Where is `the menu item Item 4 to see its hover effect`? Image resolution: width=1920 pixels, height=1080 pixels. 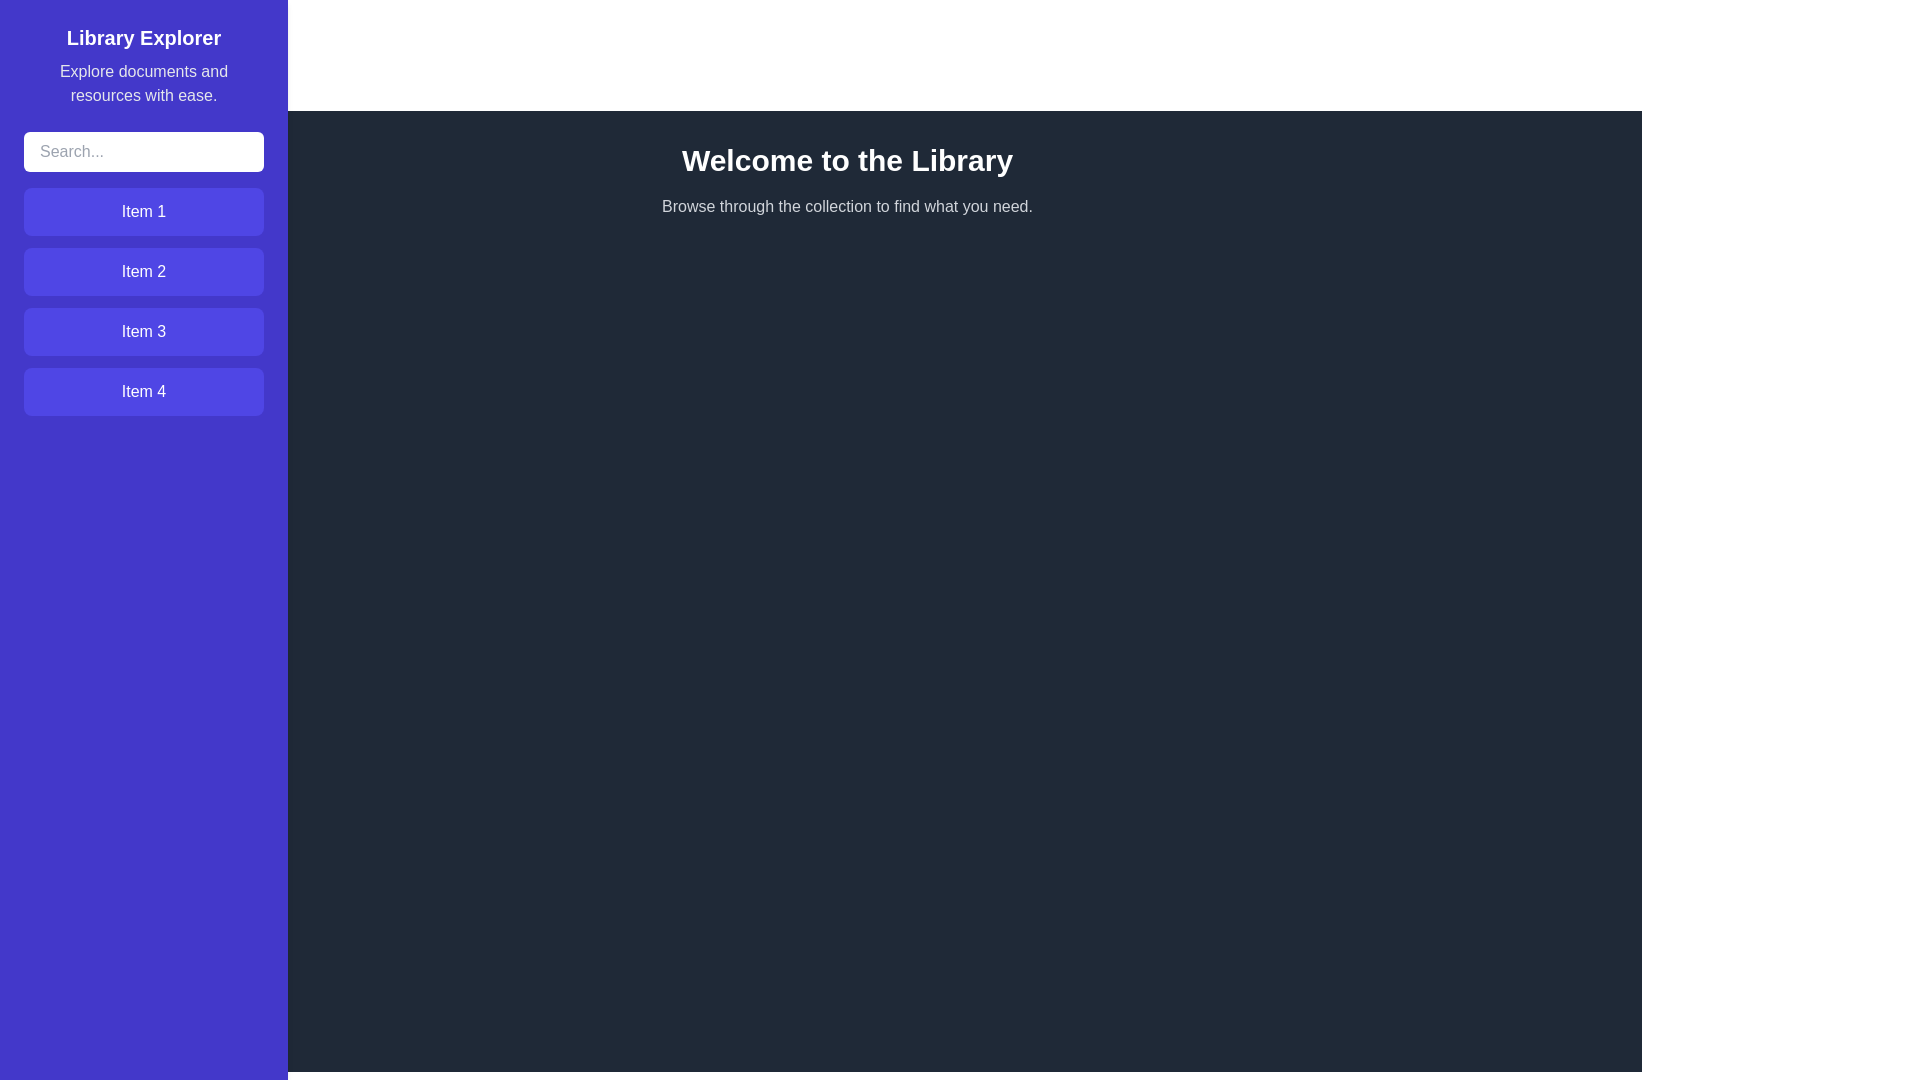 the menu item Item 4 to see its hover effect is located at coordinates (143, 392).